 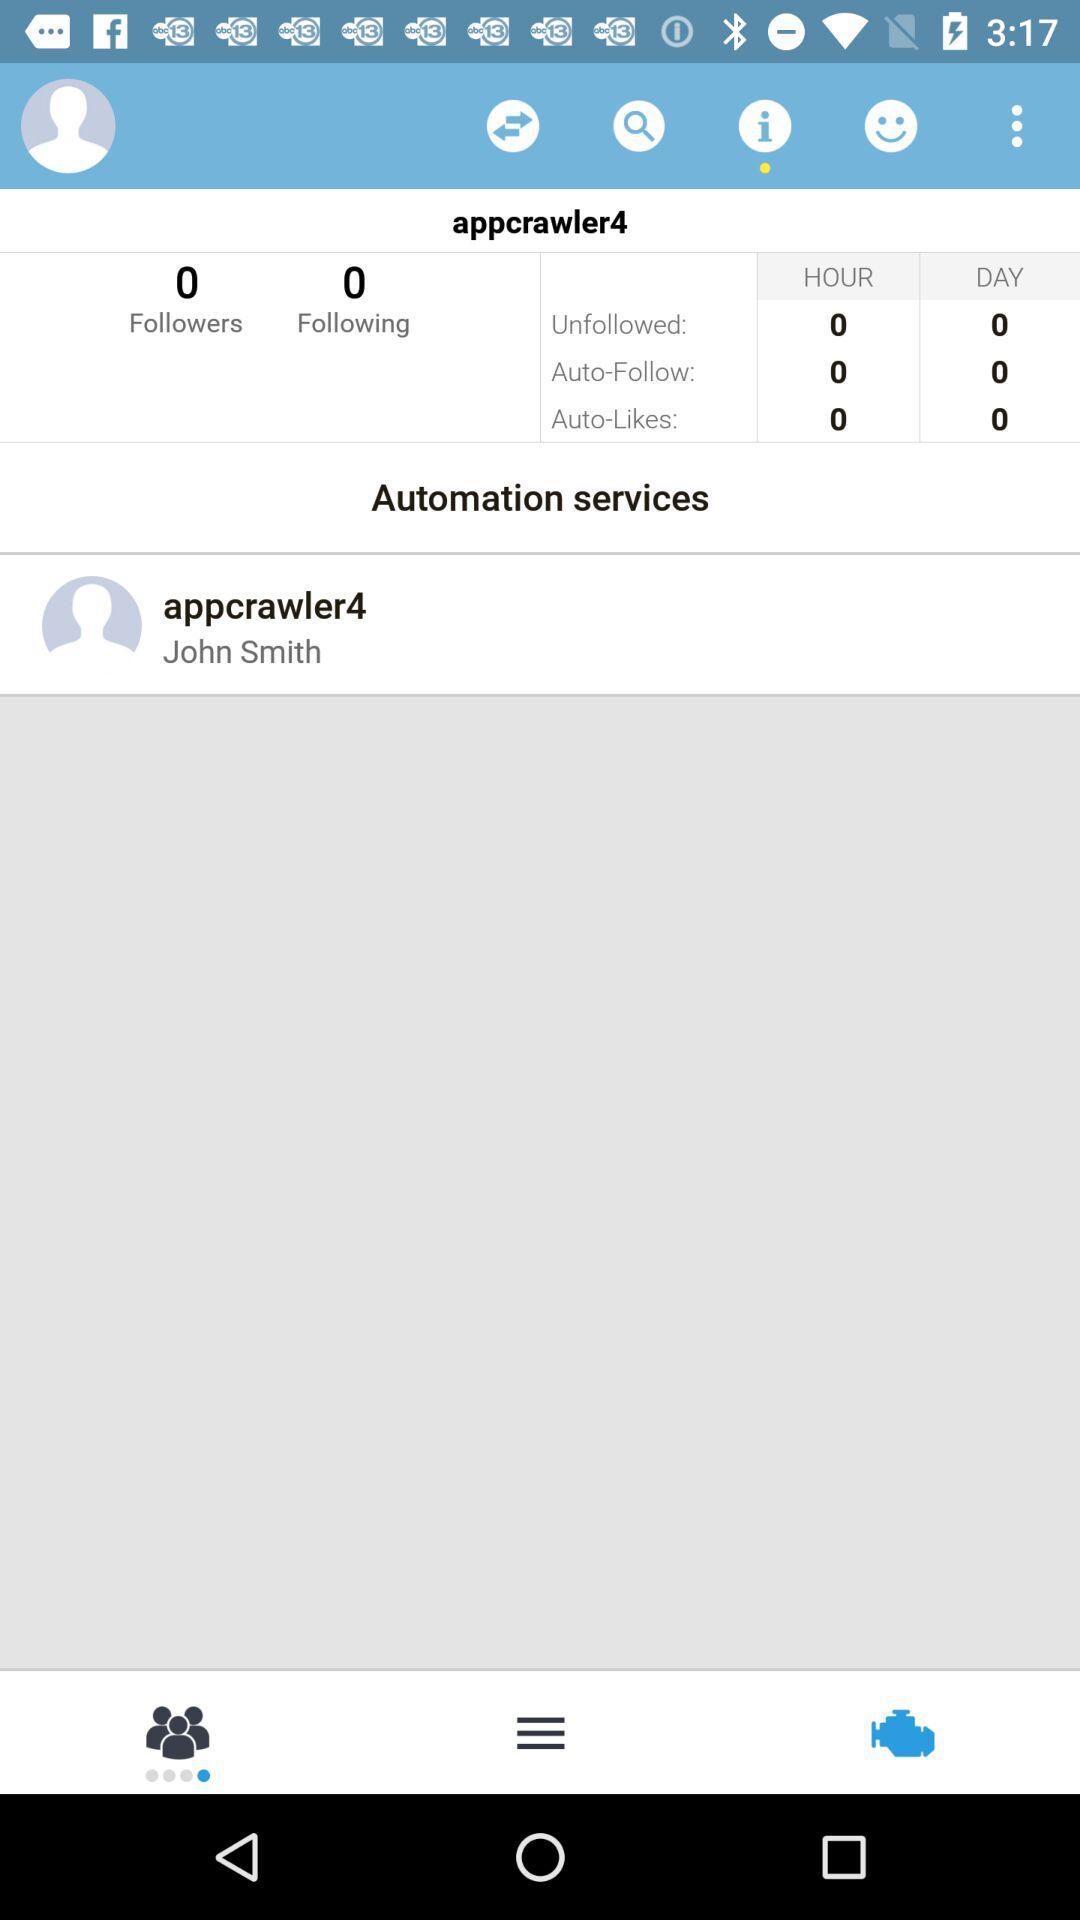 I want to click on emoji menu, so click(x=890, y=124).